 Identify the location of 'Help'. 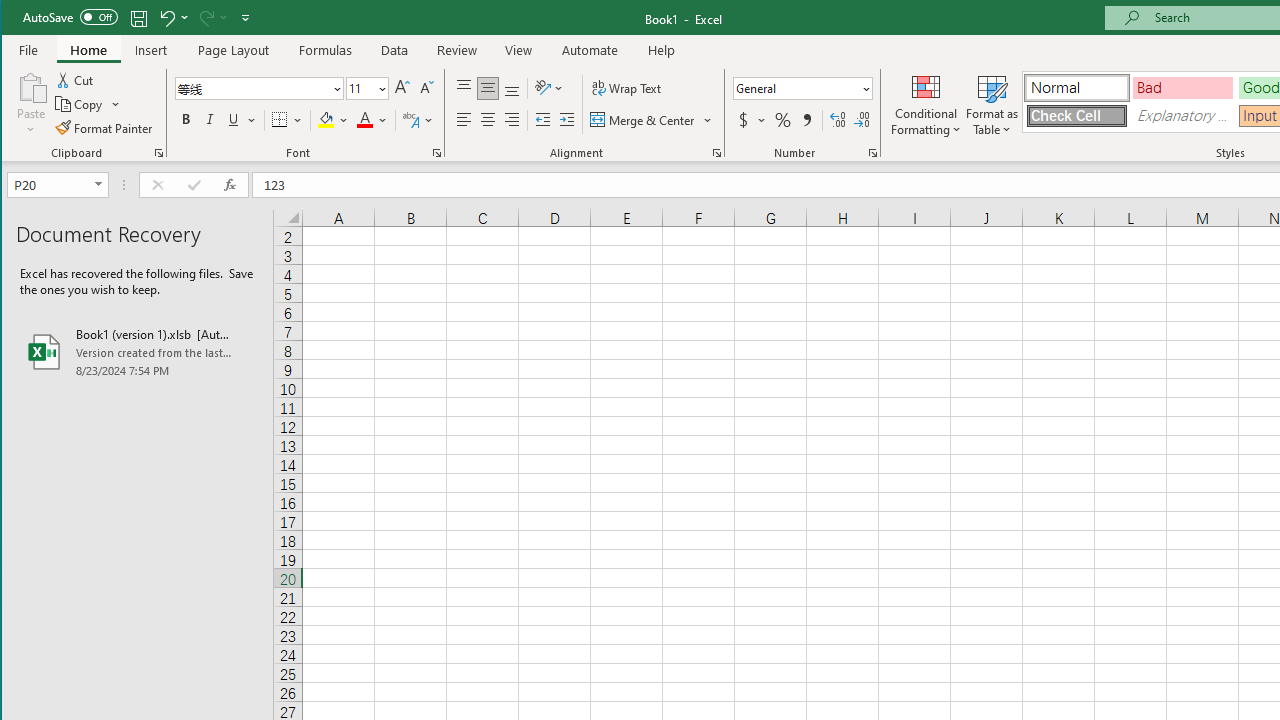
(661, 49).